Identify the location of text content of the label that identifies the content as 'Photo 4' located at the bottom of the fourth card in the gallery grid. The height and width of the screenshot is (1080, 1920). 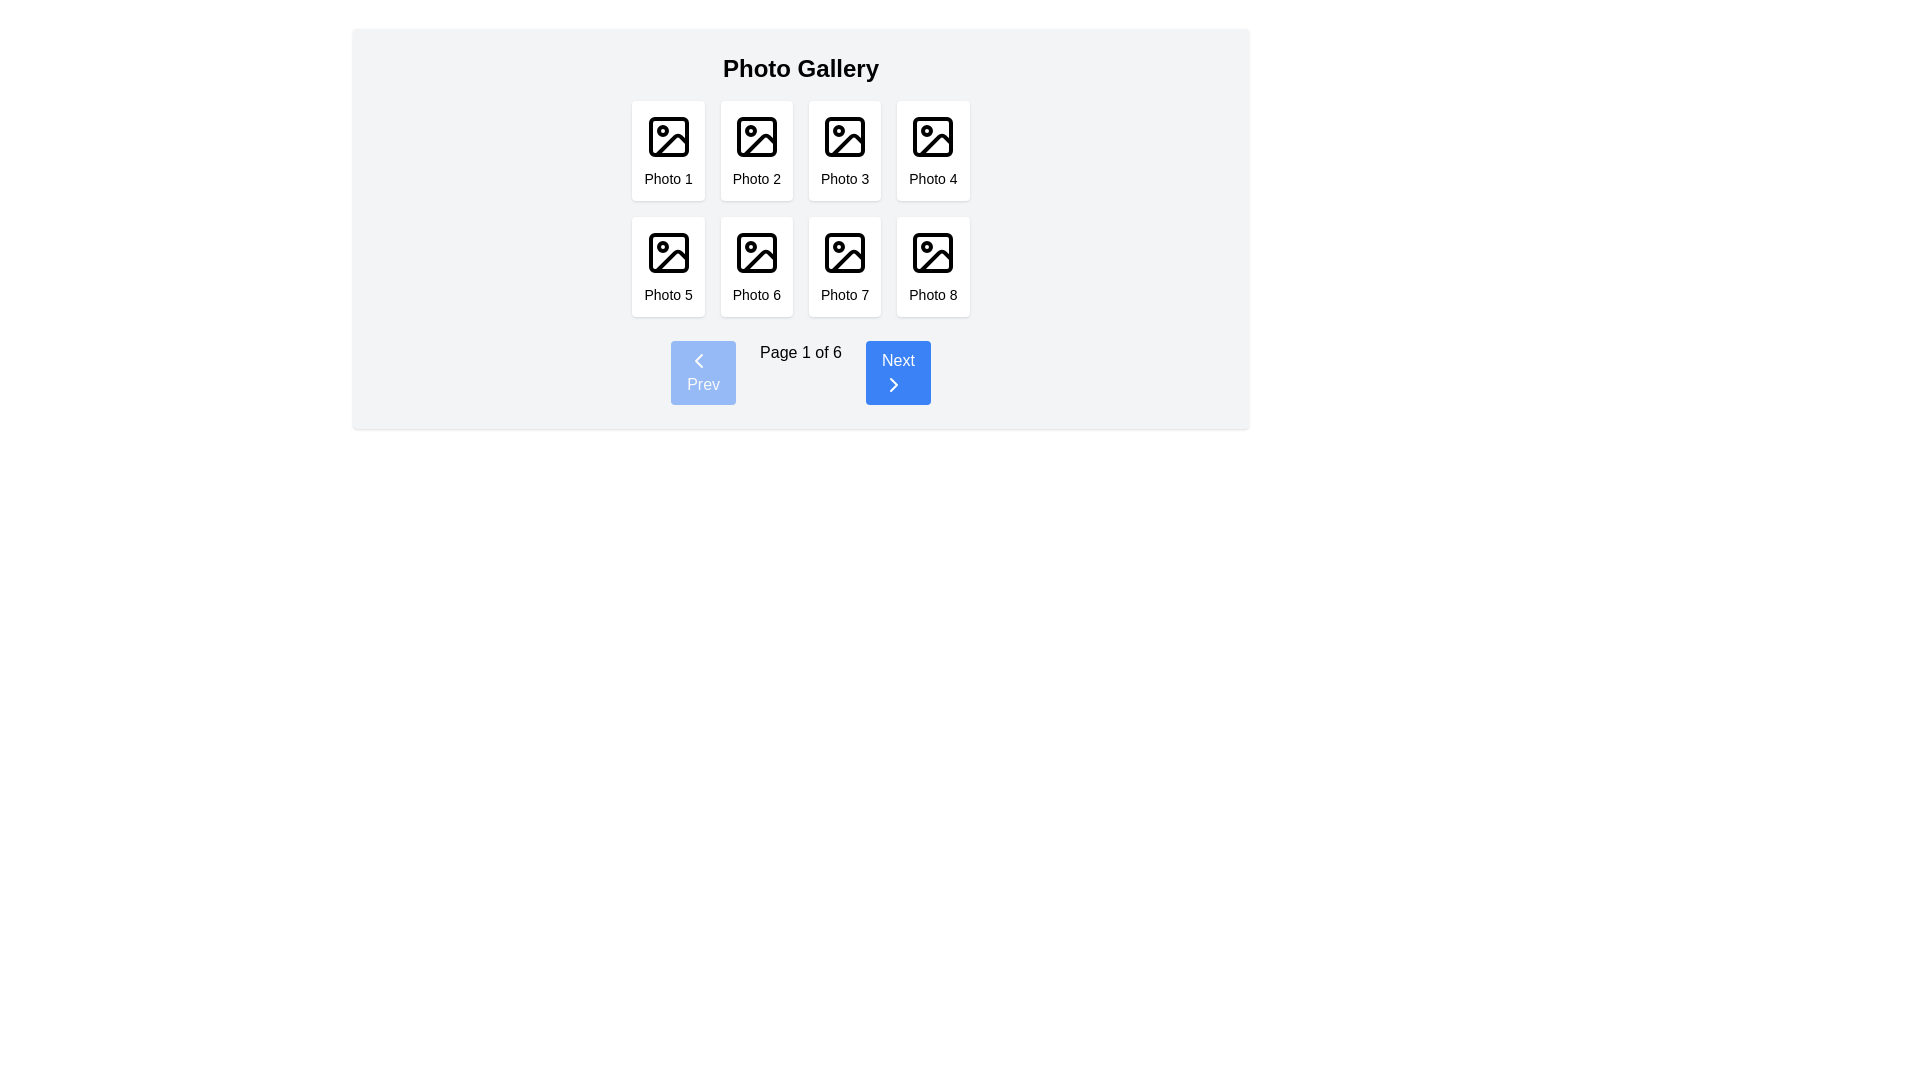
(932, 177).